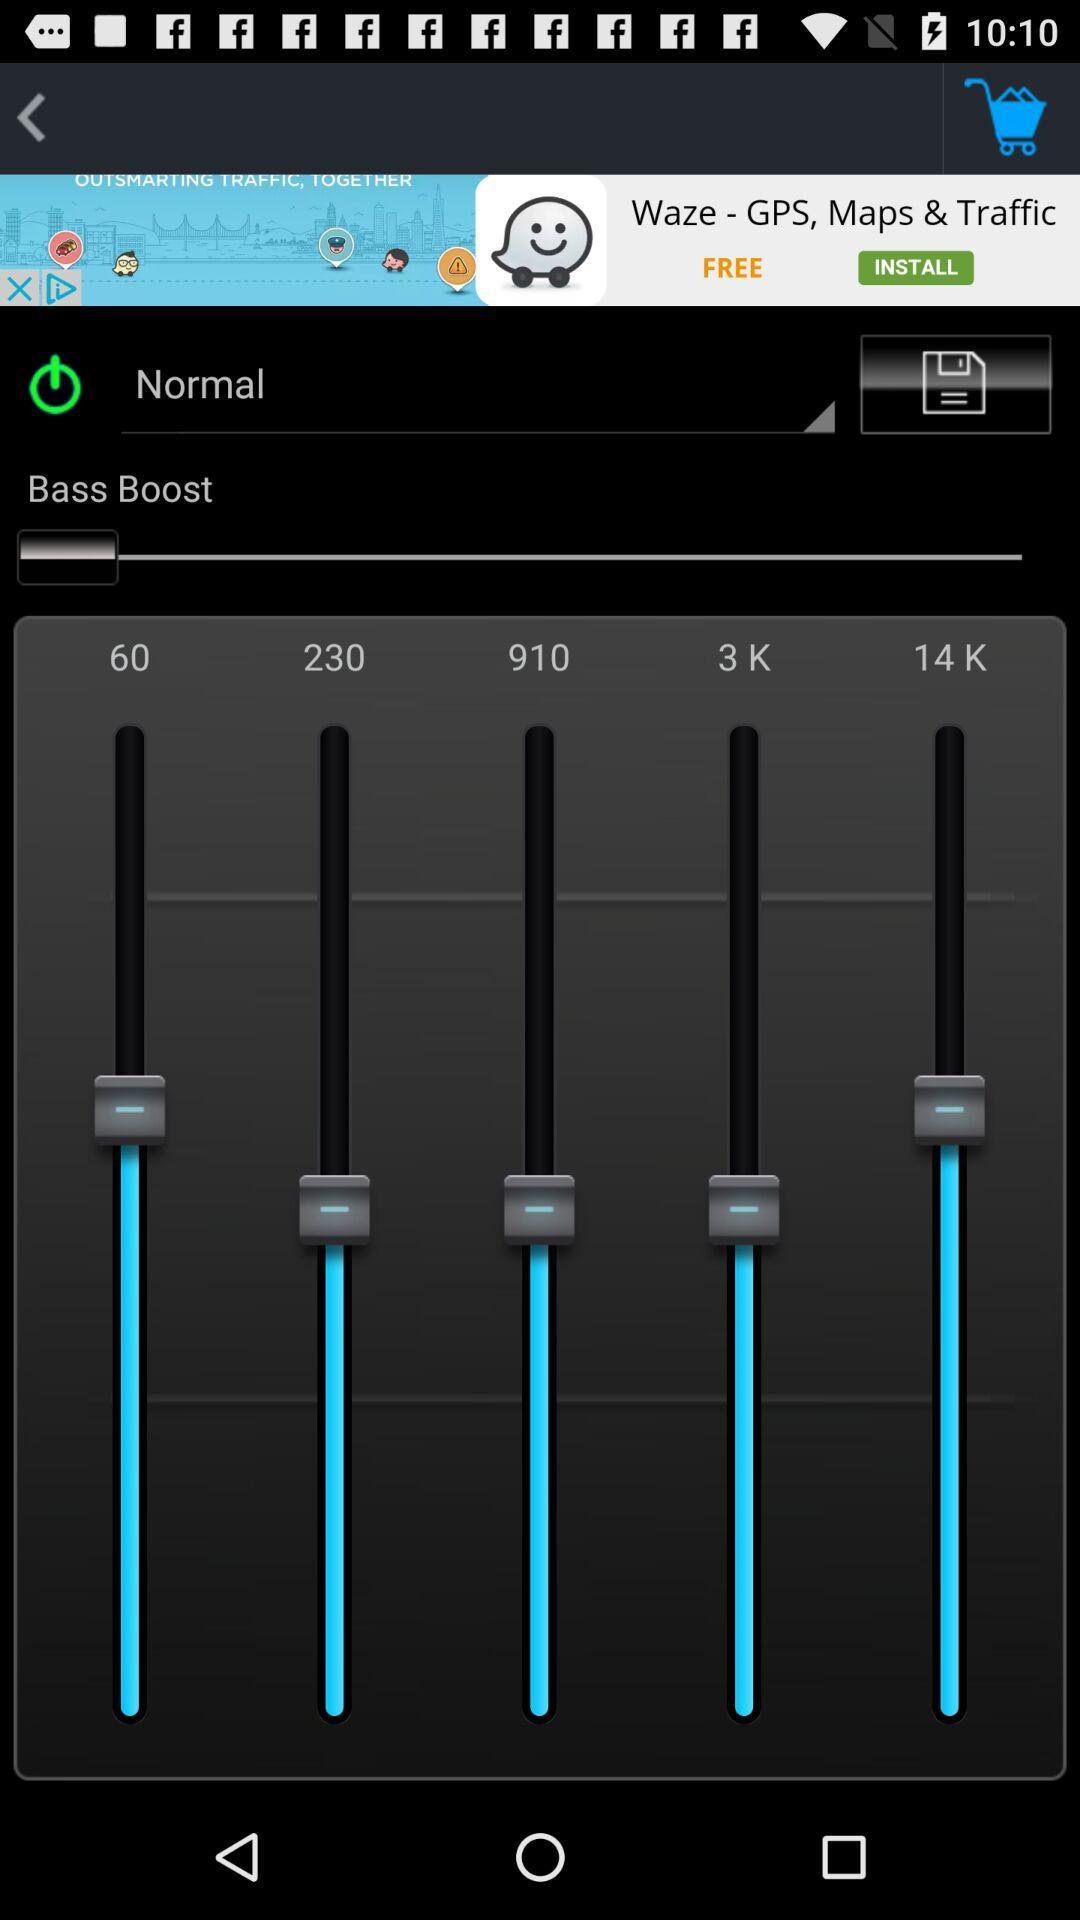  What do you see at coordinates (61, 384) in the screenshot?
I see `sound effect` at bounding box center [61, 384].